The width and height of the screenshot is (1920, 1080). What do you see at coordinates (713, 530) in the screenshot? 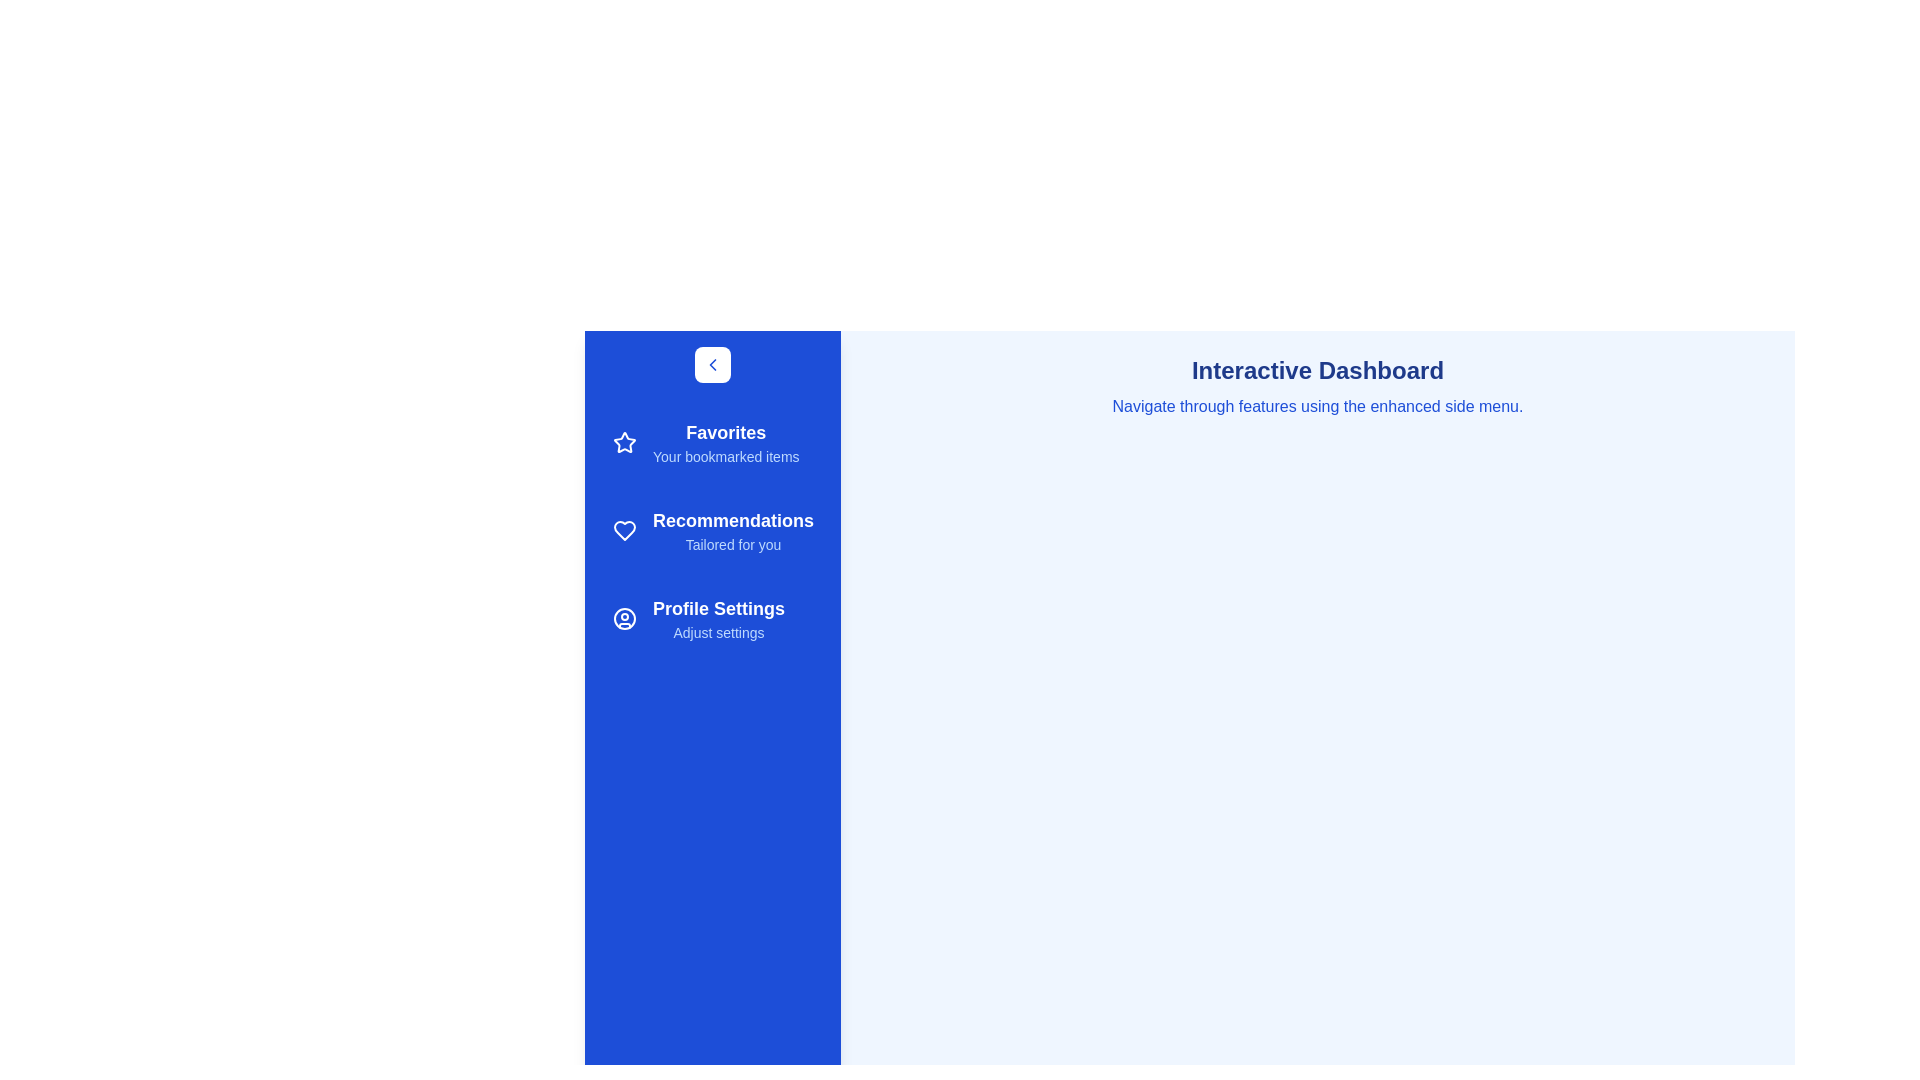
I see `the sidebar option Recommendations` at bounding box center [713, 530].